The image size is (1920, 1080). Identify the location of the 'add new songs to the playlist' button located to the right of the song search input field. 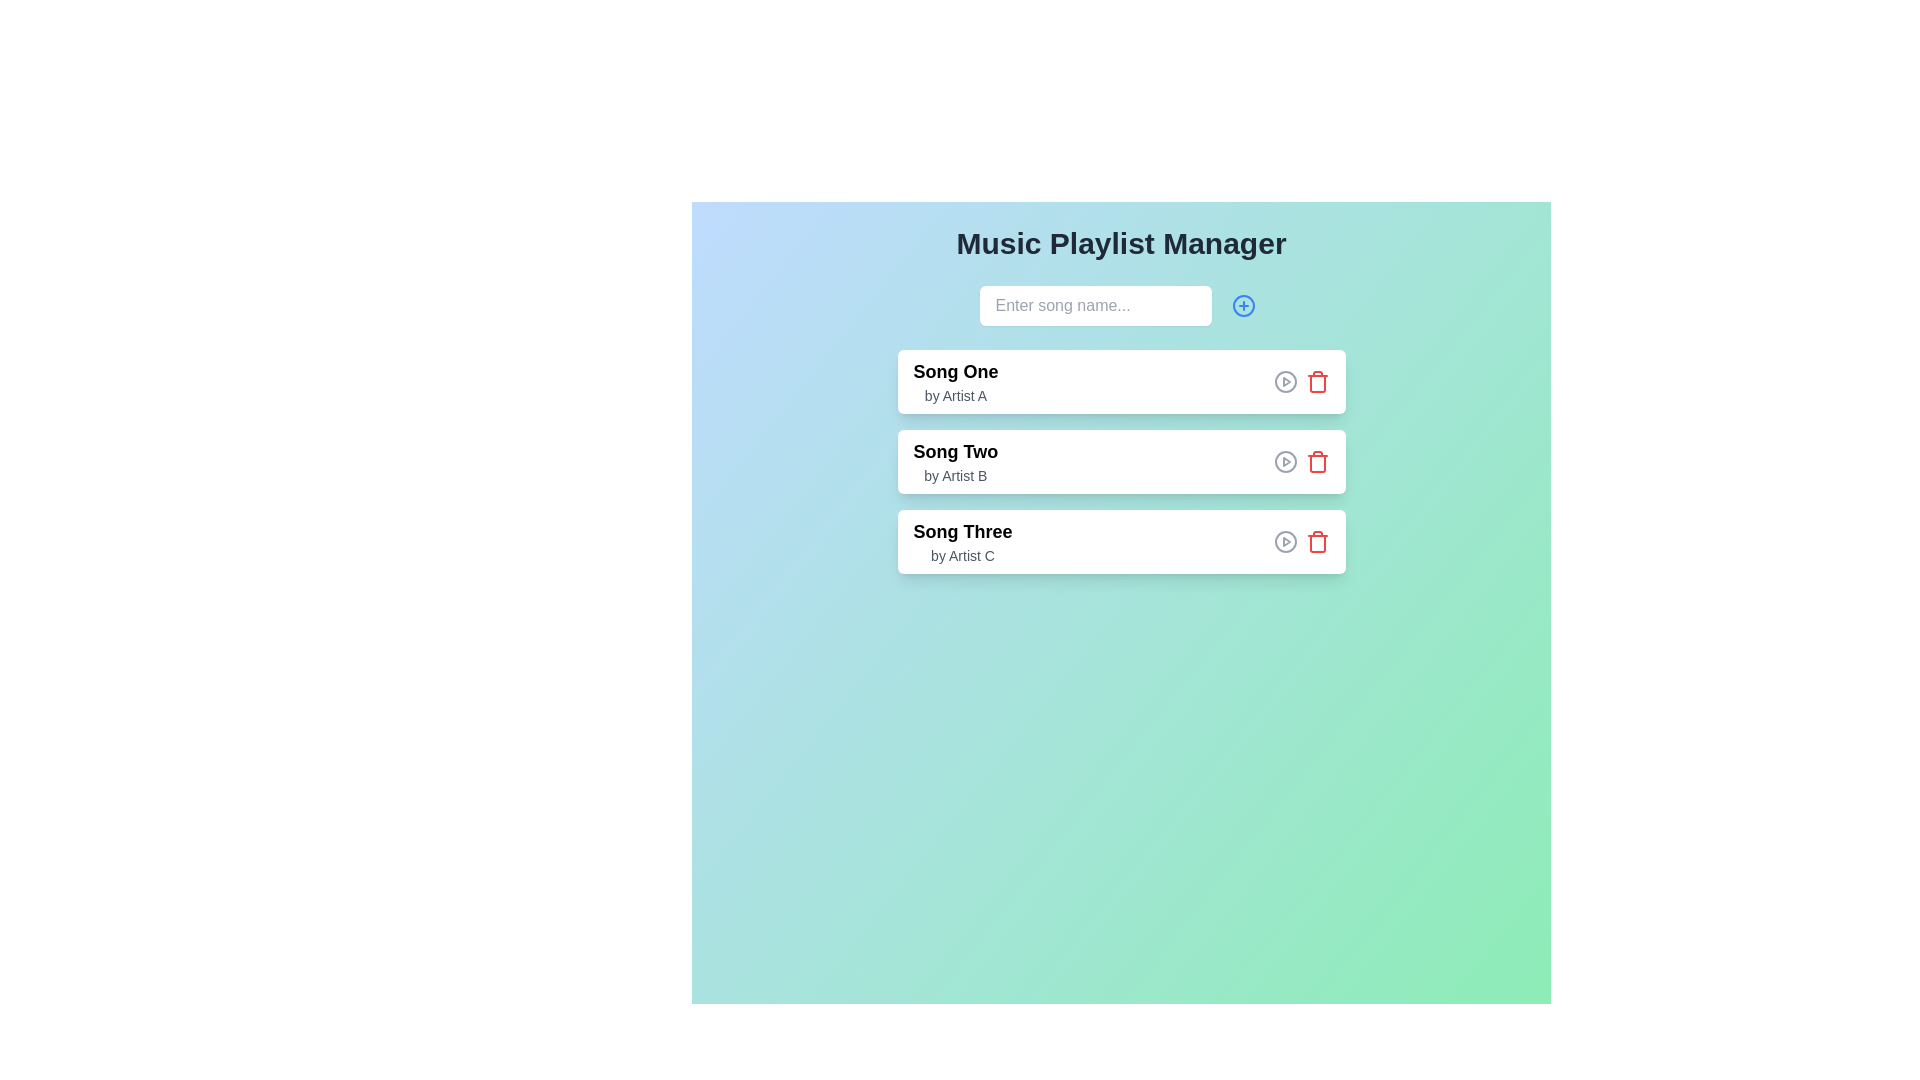
(1242, 305).